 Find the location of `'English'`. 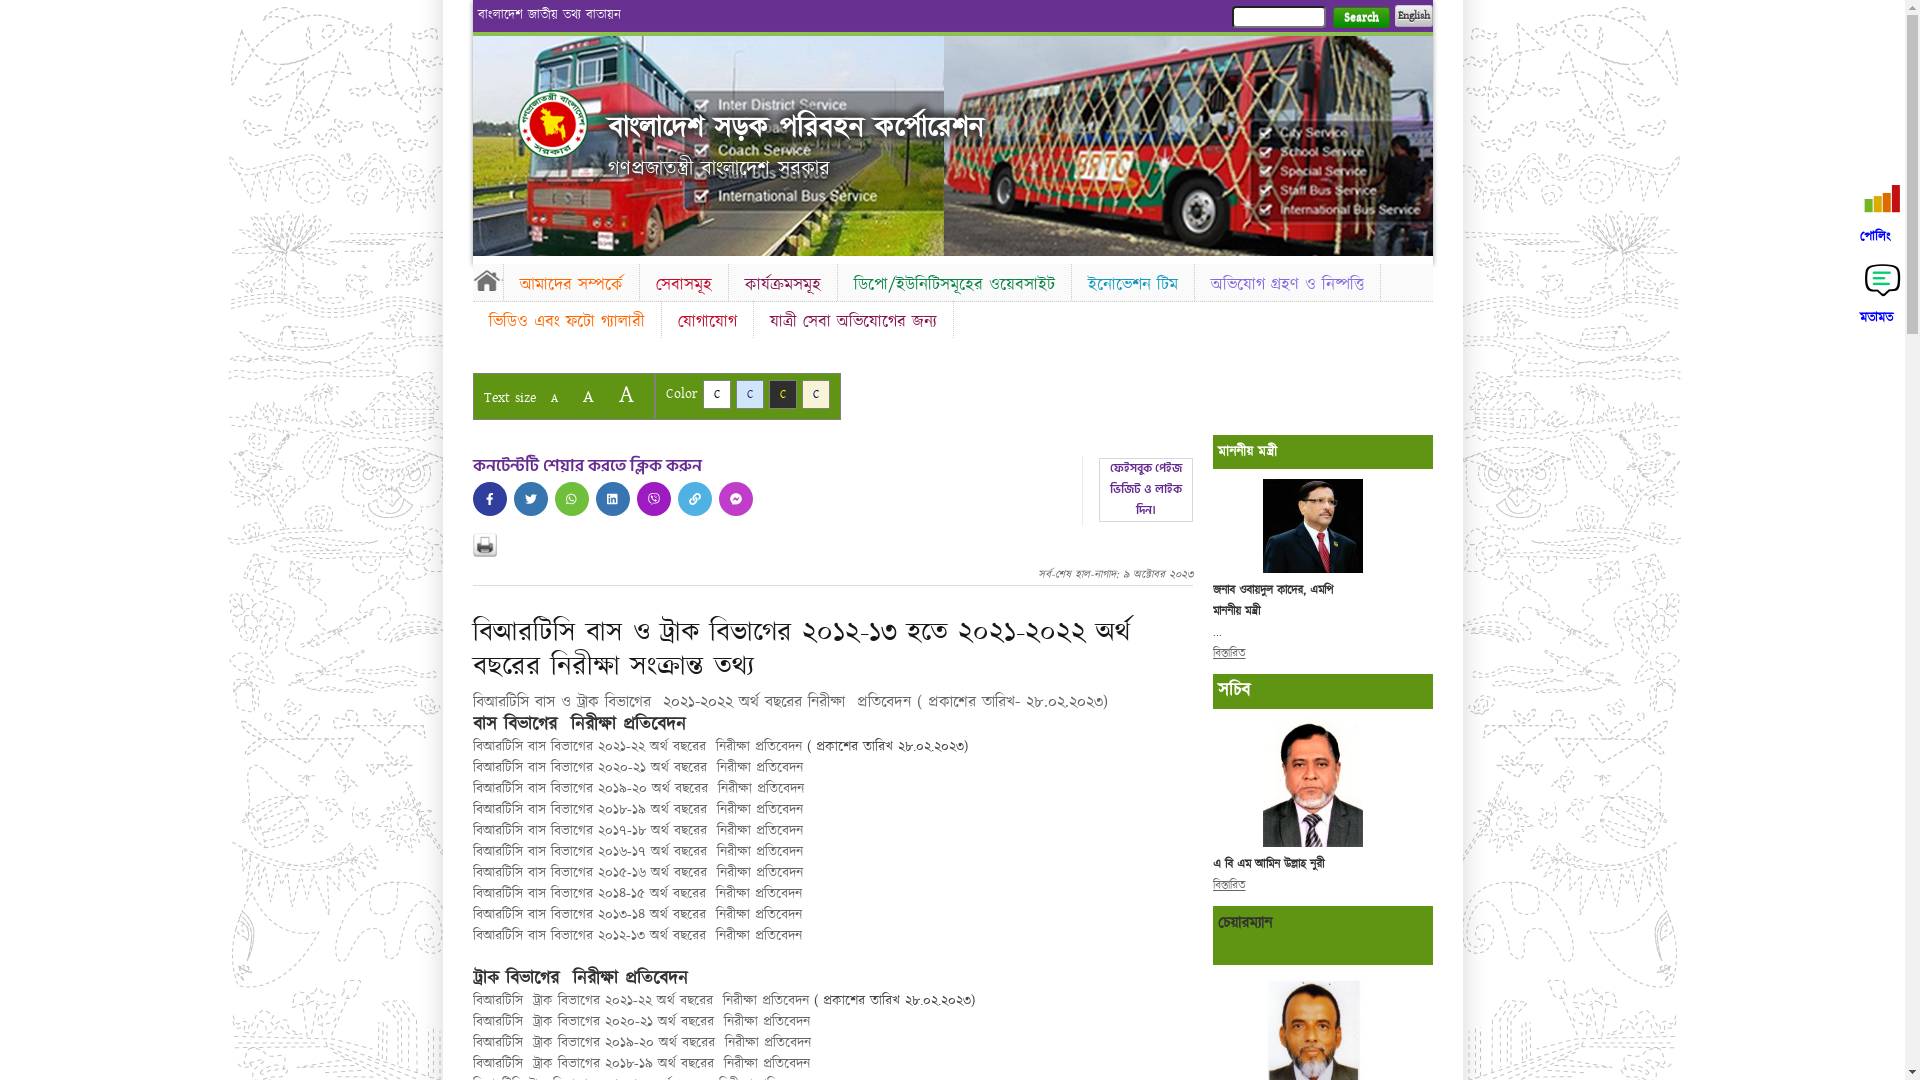

'English' is located at coordinates (1411, 15).